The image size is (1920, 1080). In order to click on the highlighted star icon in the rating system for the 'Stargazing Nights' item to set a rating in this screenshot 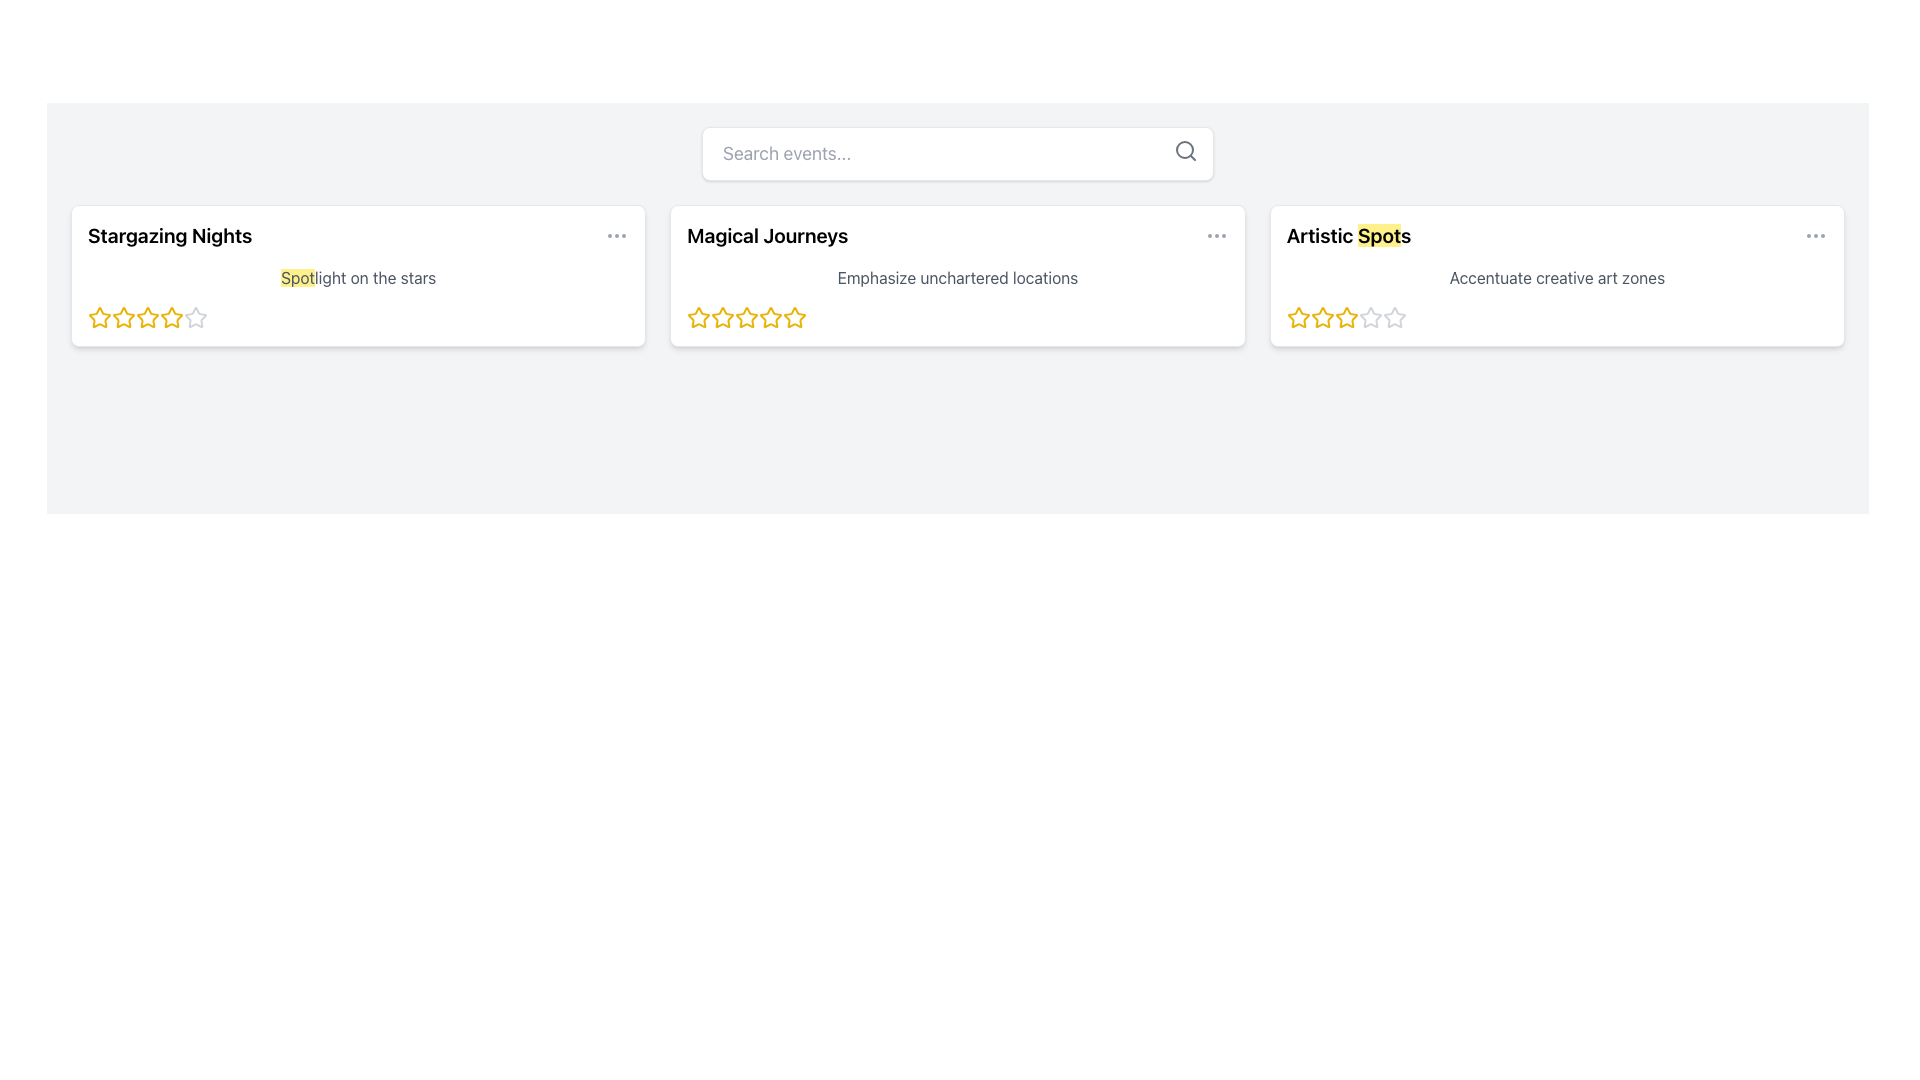, I will do `click(123, 316)`.